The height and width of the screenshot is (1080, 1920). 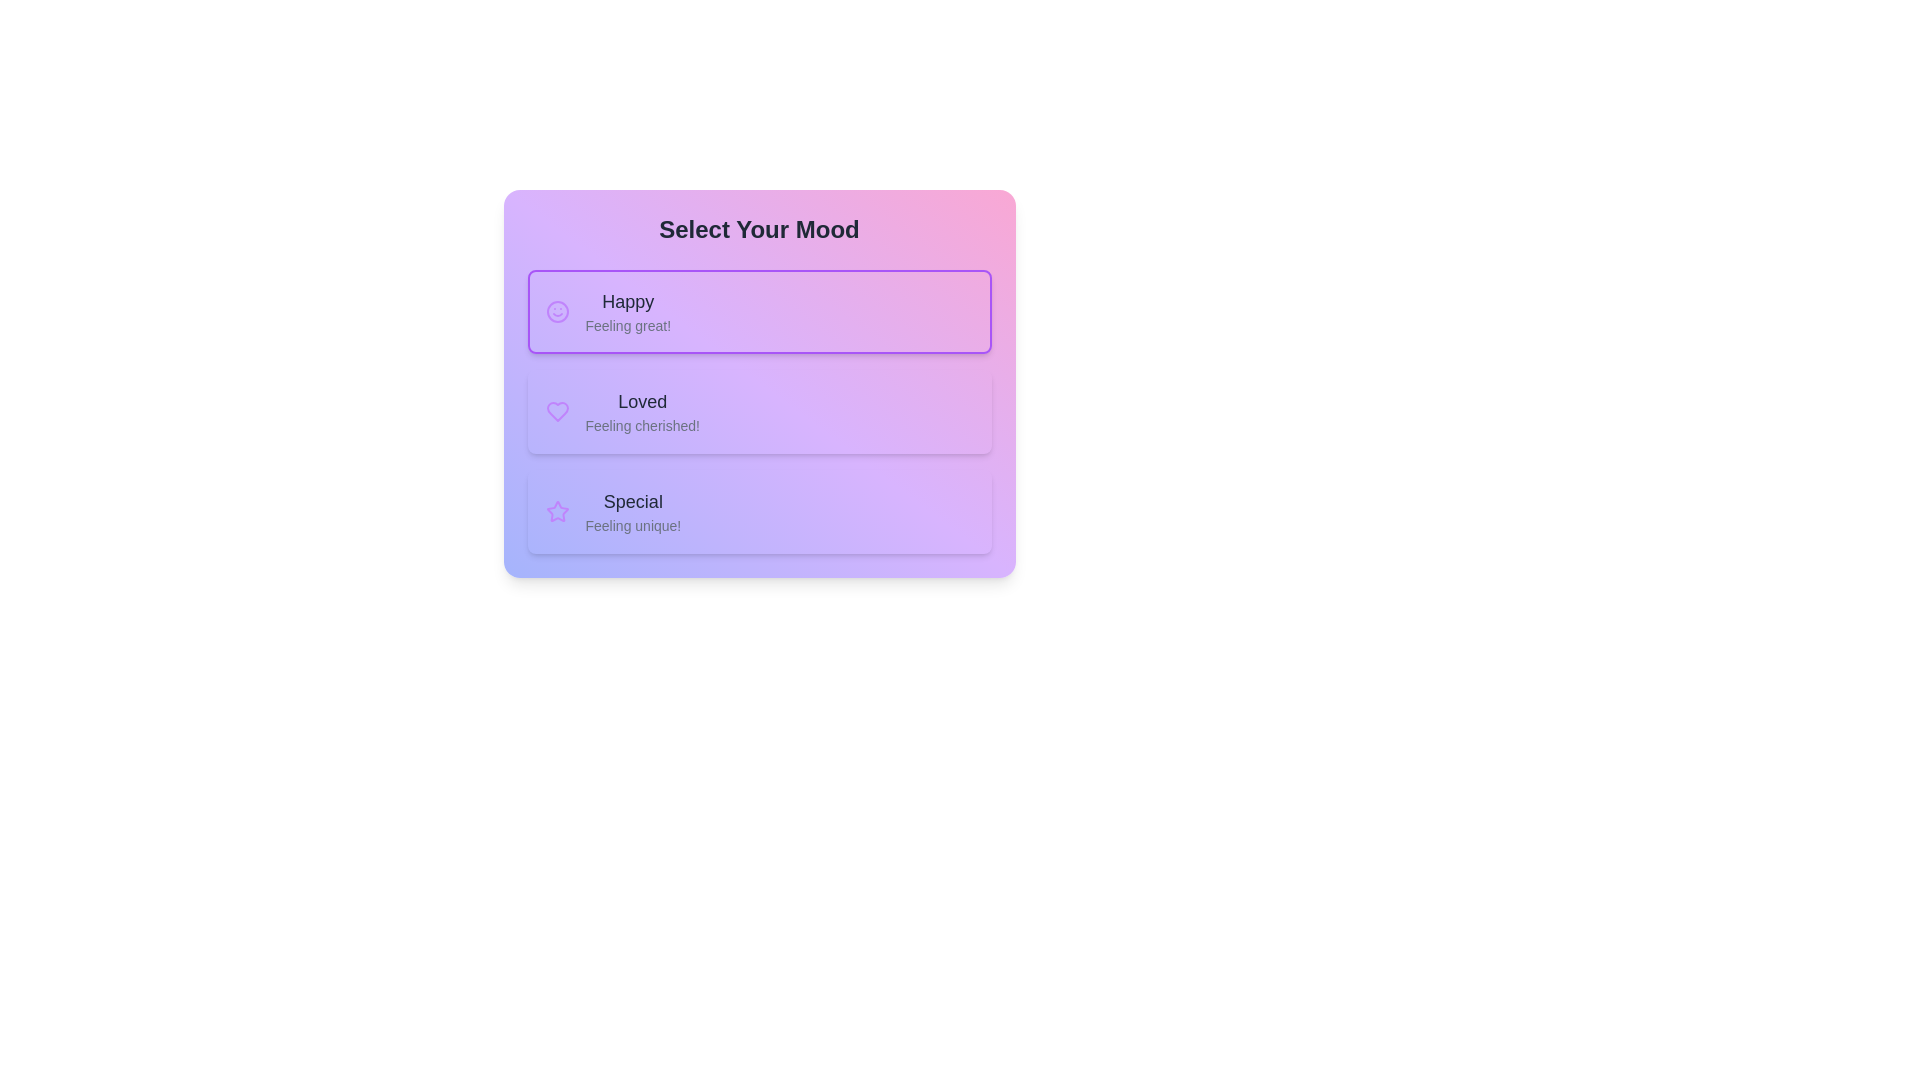 What do you see at coordinates (627, 312) in the screenshot?
I see `the surrounding button for selection related to the 'Happy' mood option, which is the first choice in the mood selection labeled 'Select Your Mood'` at bounding box center [627, 312].